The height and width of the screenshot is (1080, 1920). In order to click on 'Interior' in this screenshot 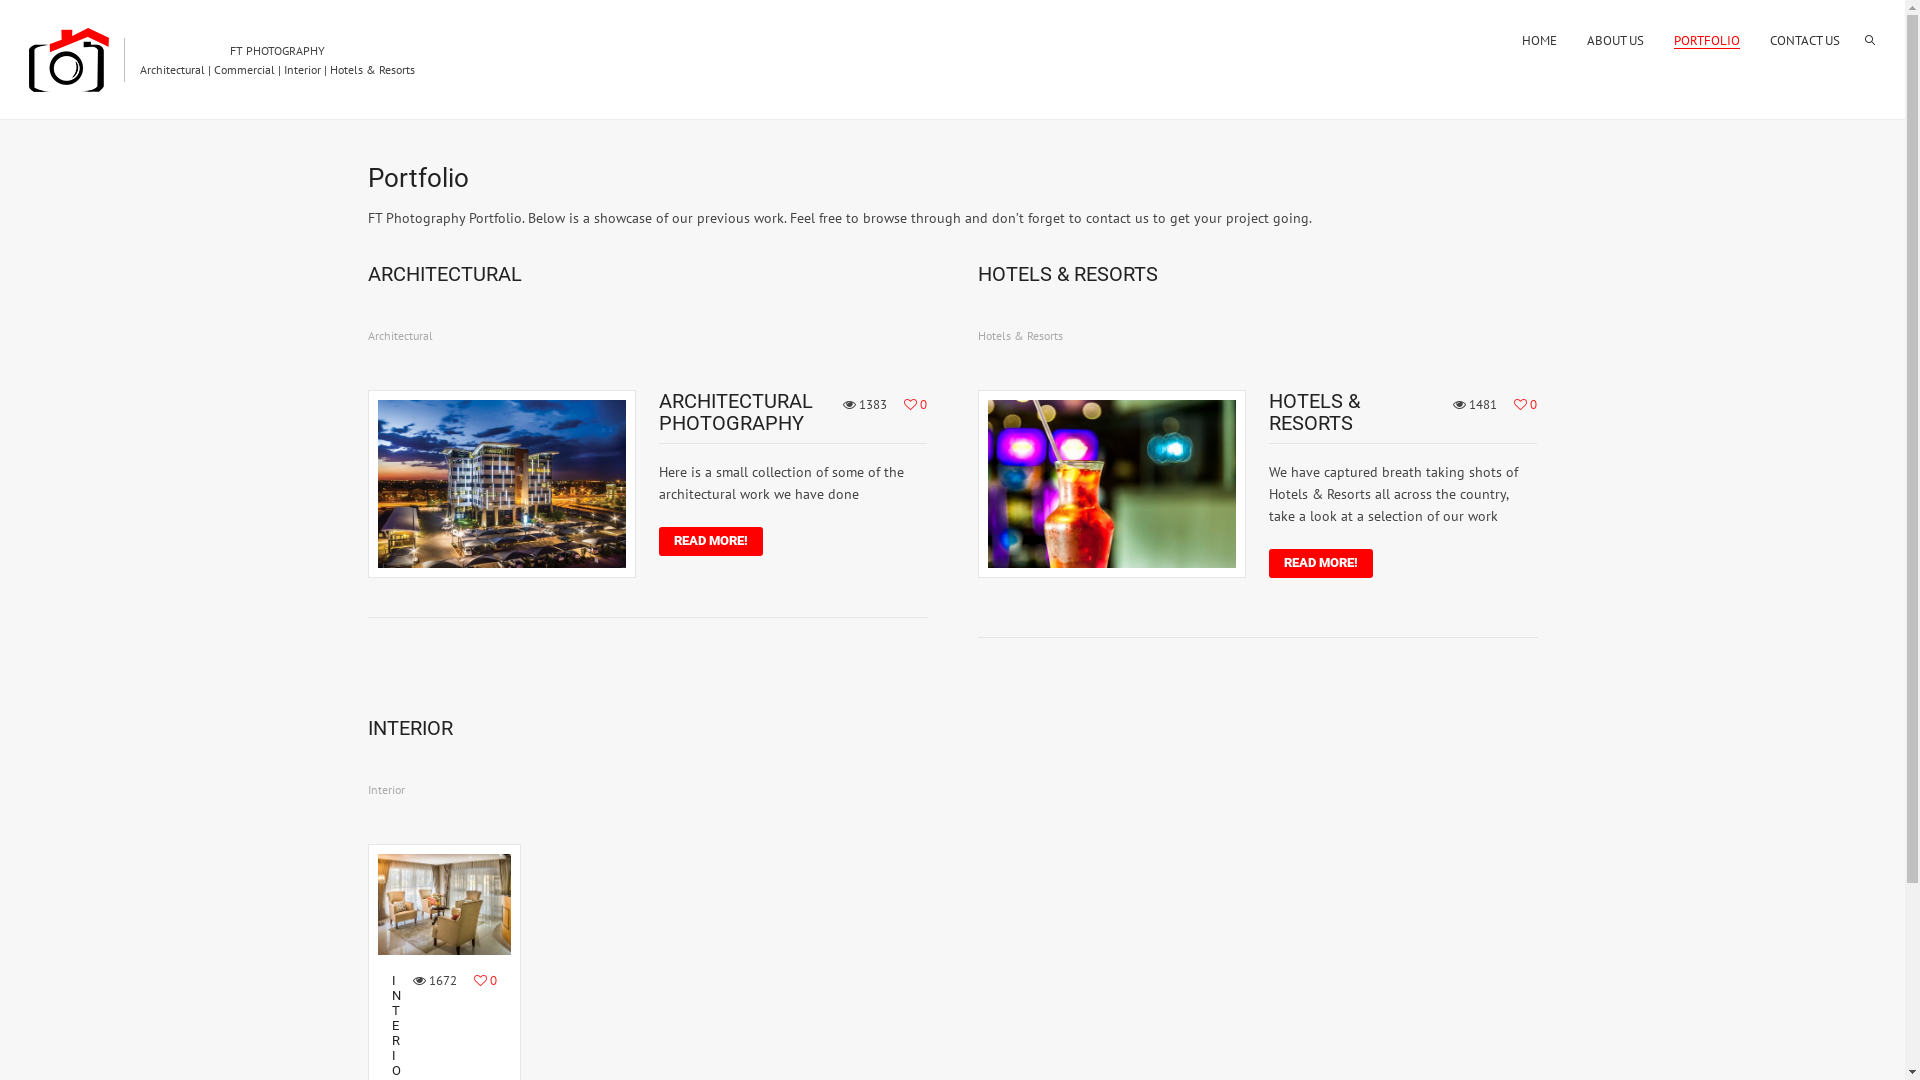, I will do `click(386, 788)`.